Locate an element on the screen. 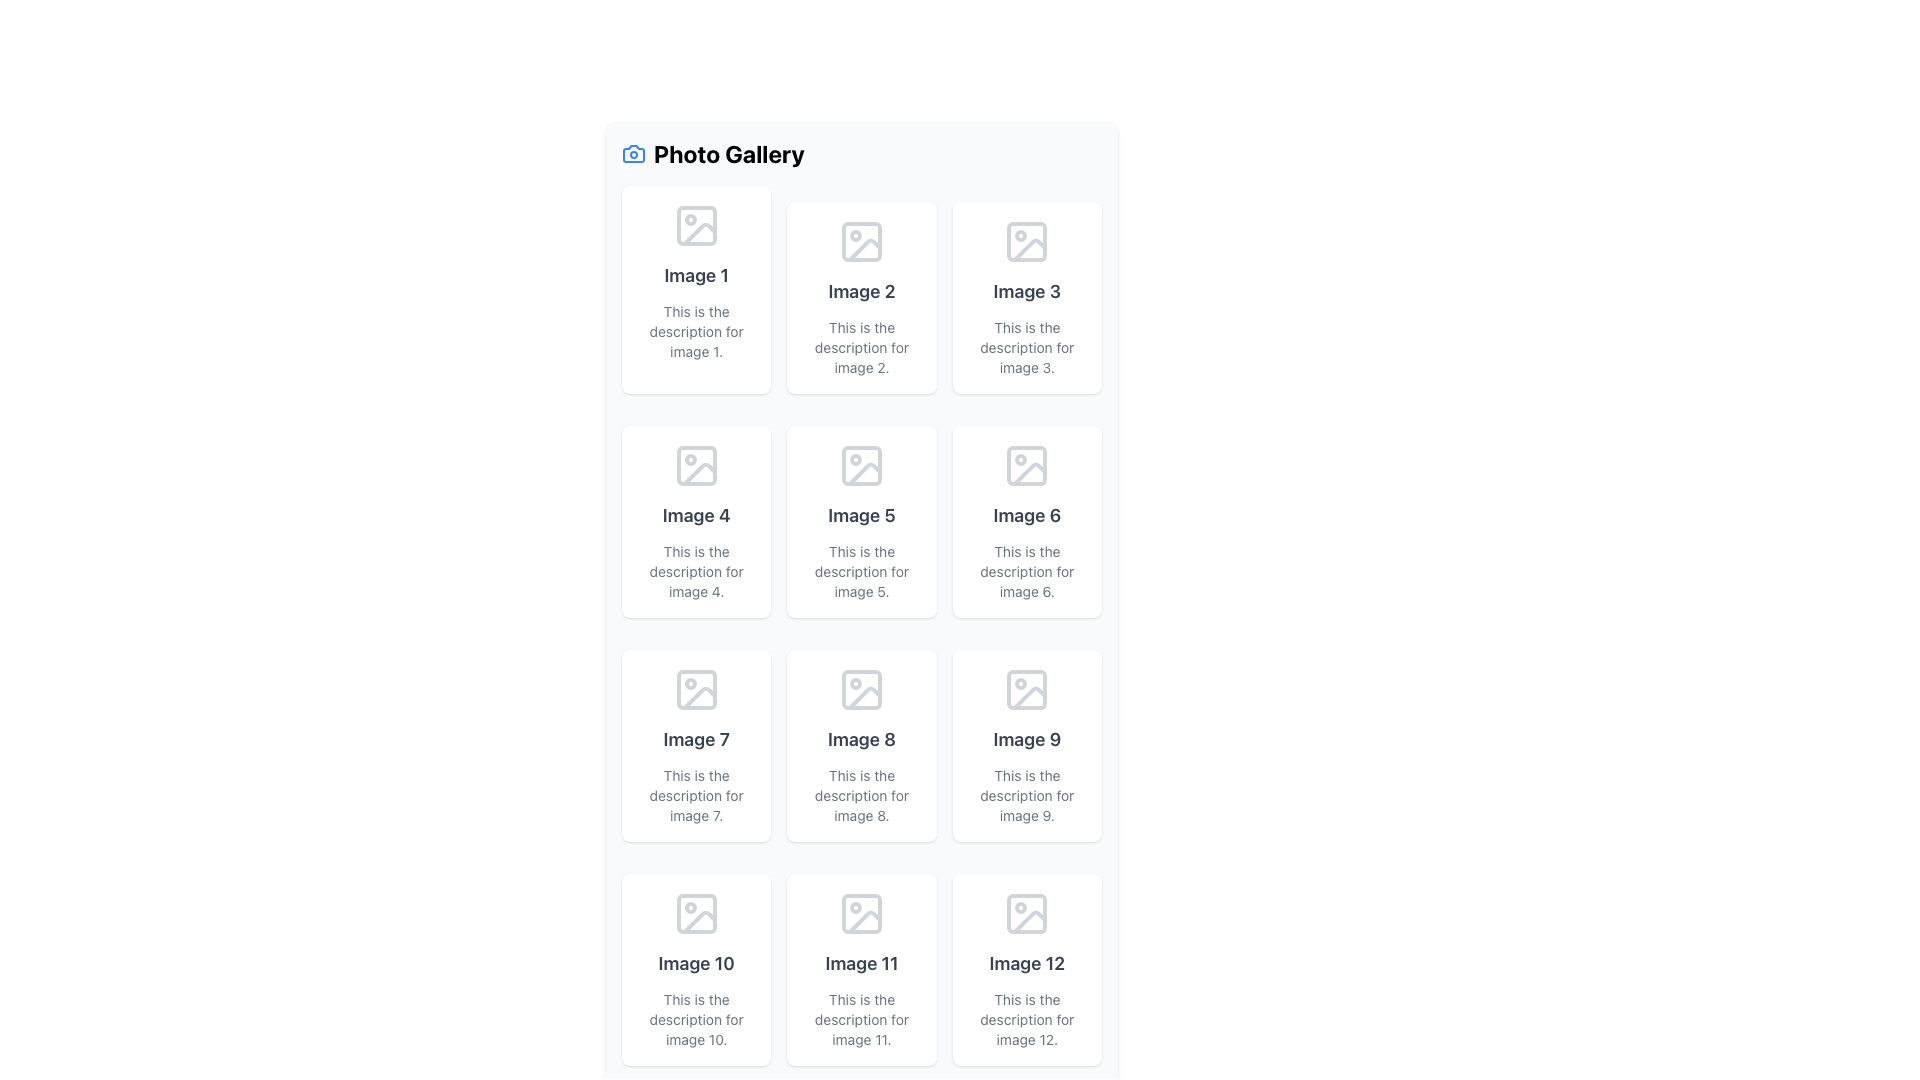 Image resolution: width=1920 pixels, height=1080 pixels. the rounded decorative rectangle within the 'Image 7' placeholder, which is the top-left rectangle in the icon structure is located at coordinates (696, 689).